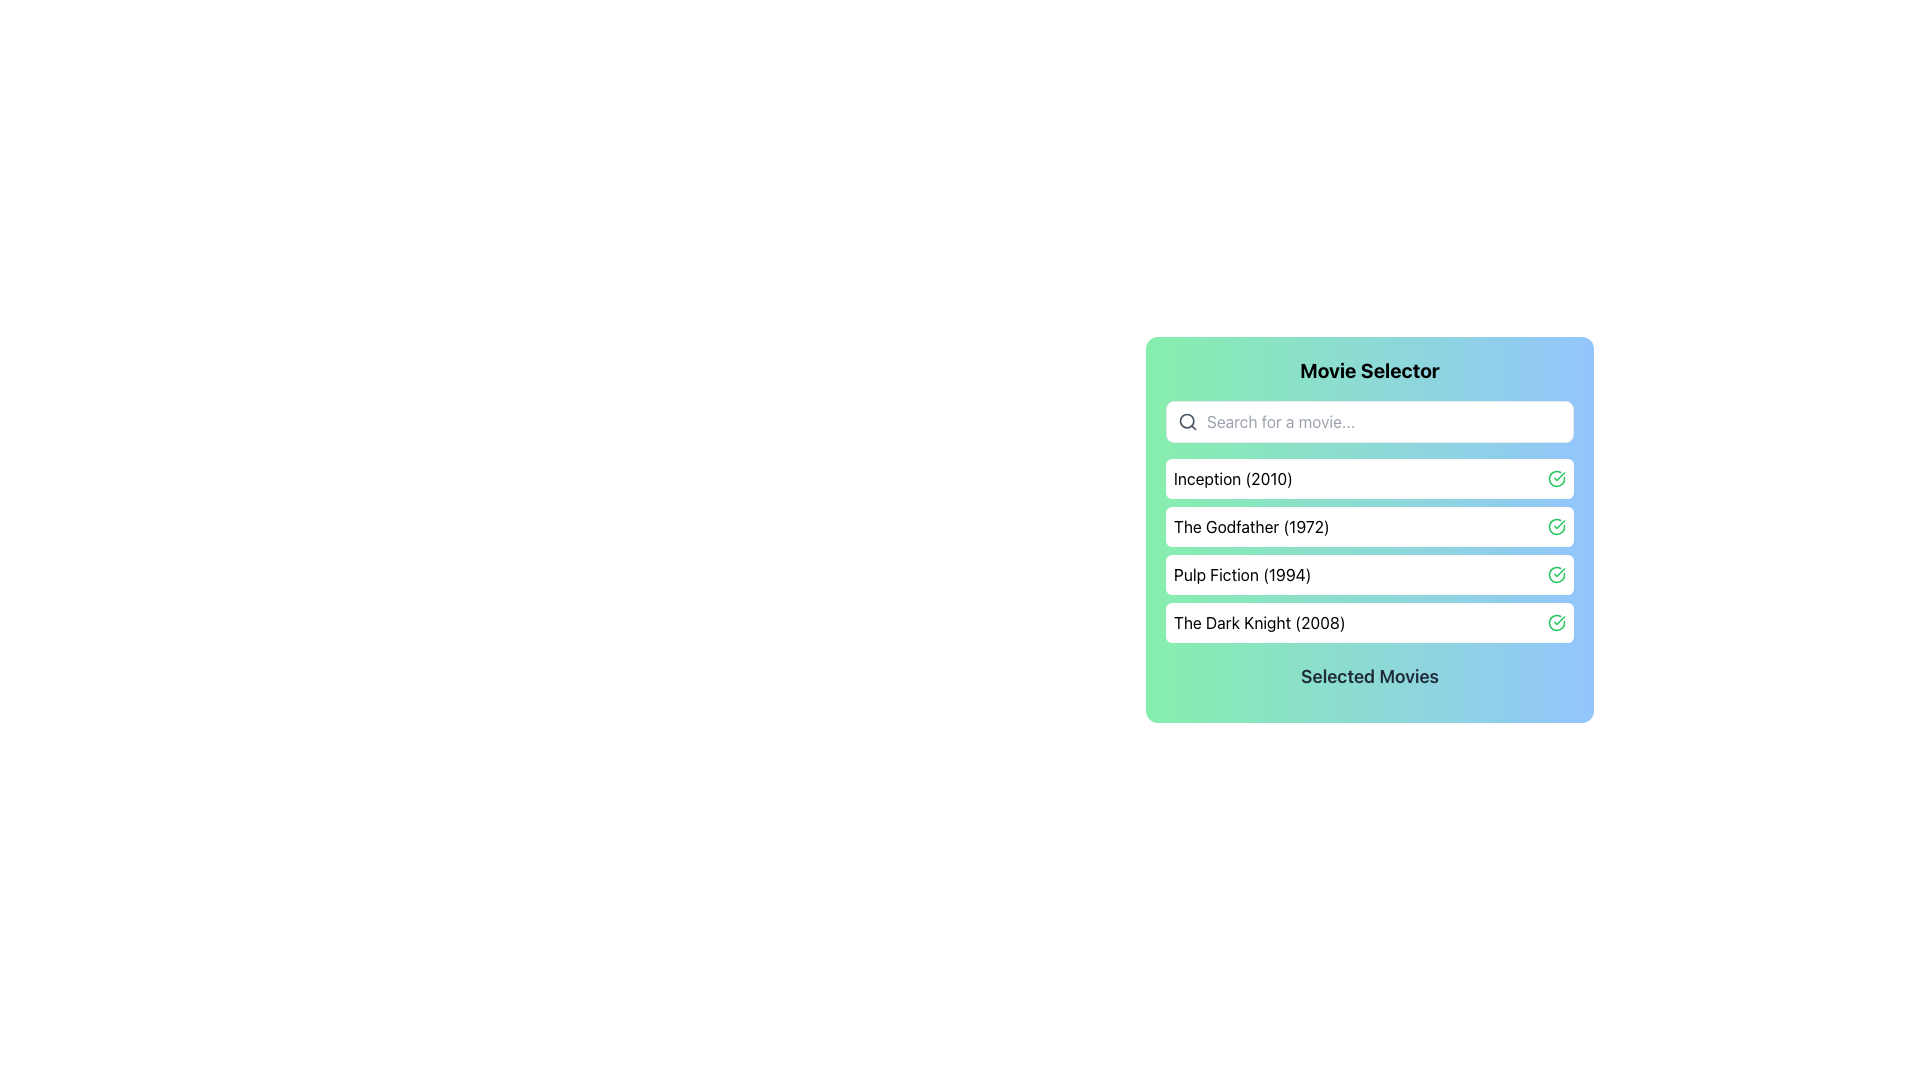 This screenshot has width=1920, height=1080. I want to click on the search icon located to the left of the search input field to initiate a search action or focus the input field, so click(1188, 420).